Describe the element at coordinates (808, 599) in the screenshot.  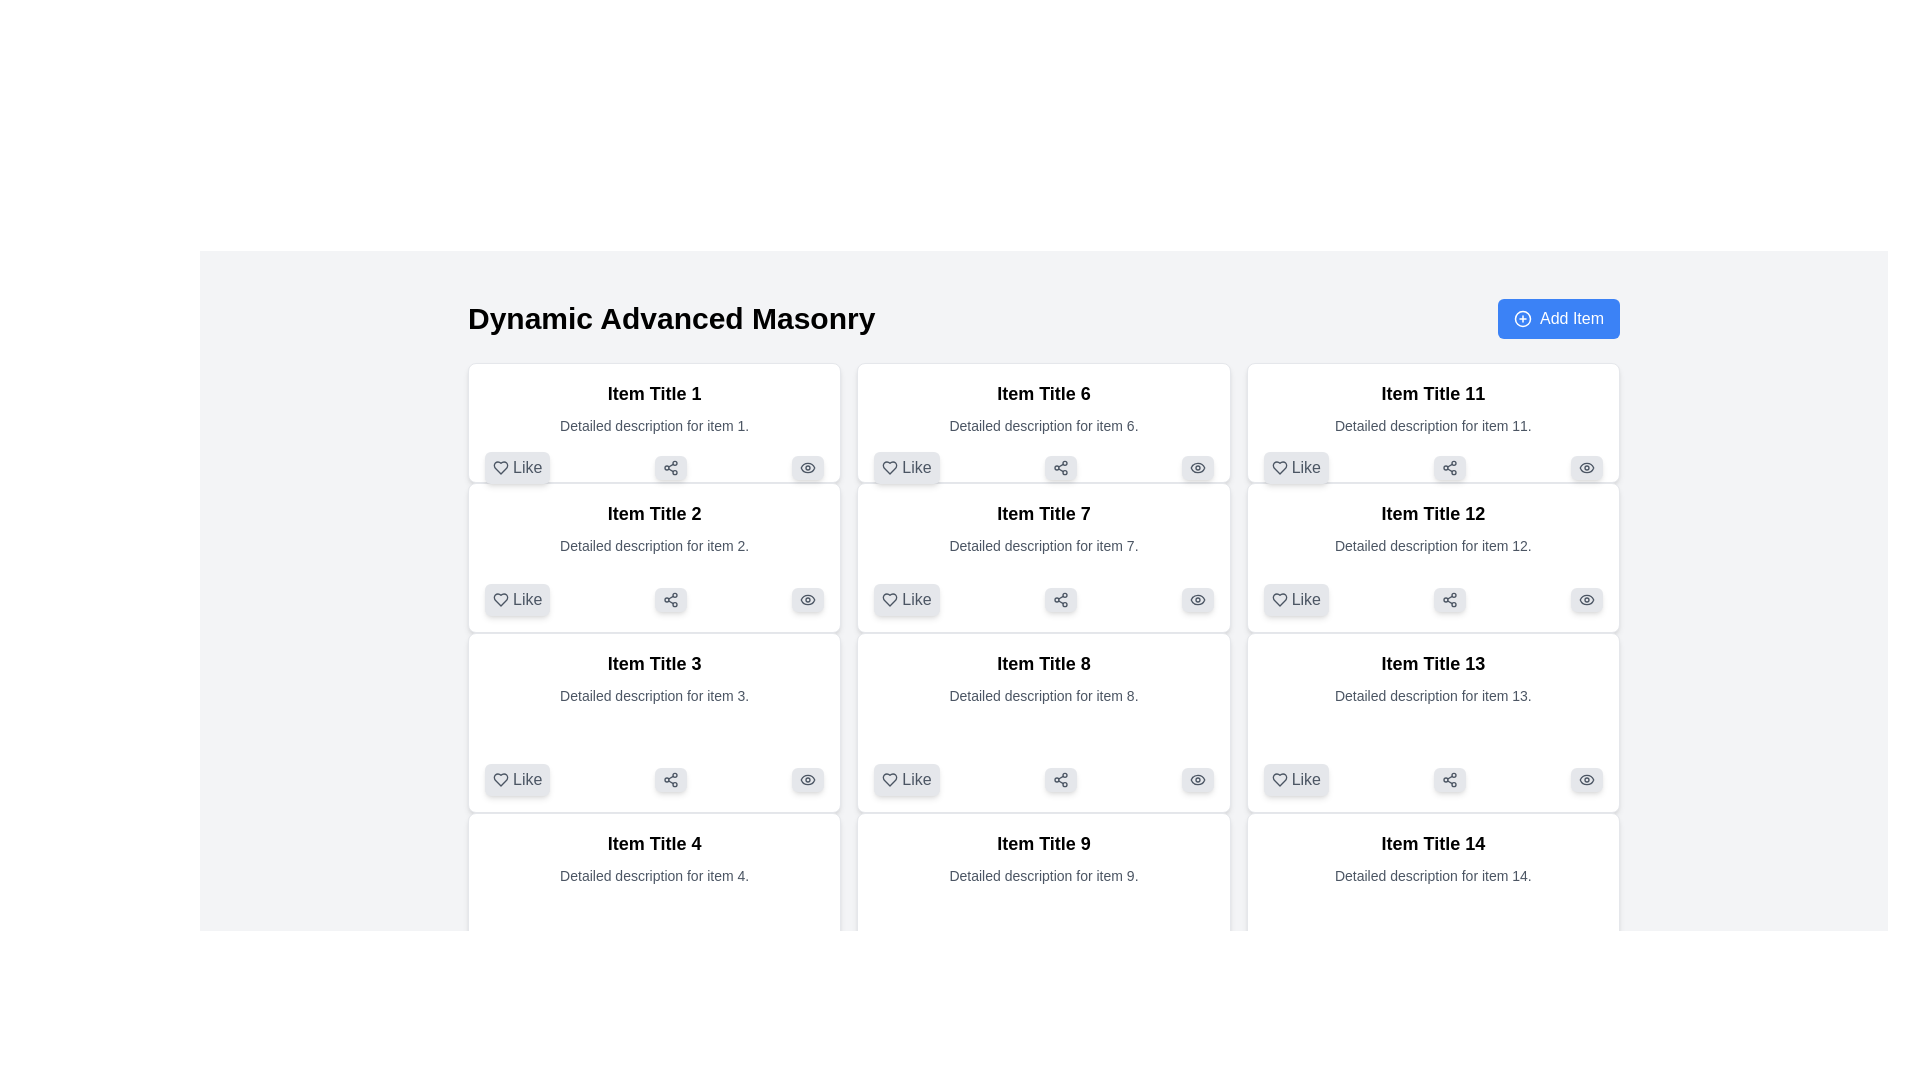
I see `the interactive visibility icon that resembles an eye, located at the bottom-right corner of the card labeled 'Item Title 2' in the second column of the interface grid` at that location.